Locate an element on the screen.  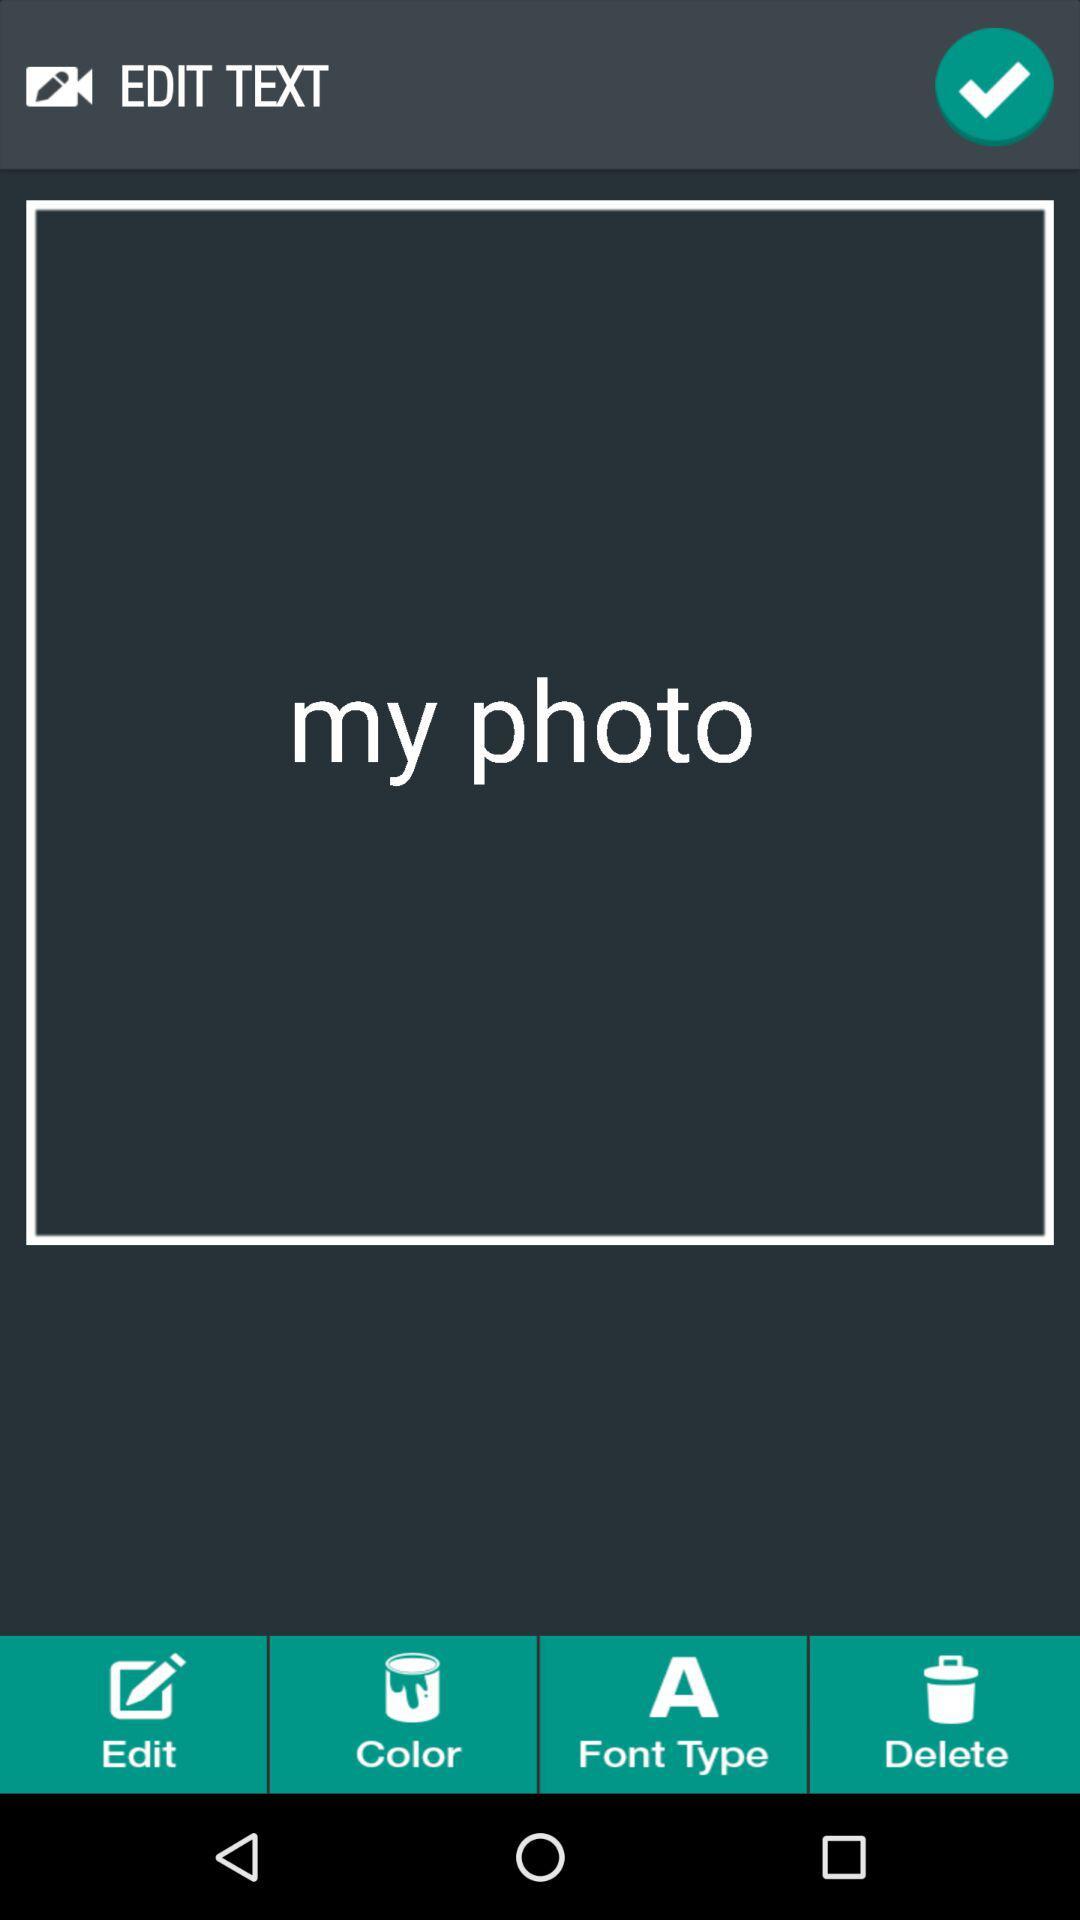
confirm and go head is located at coordinates (994, 85).